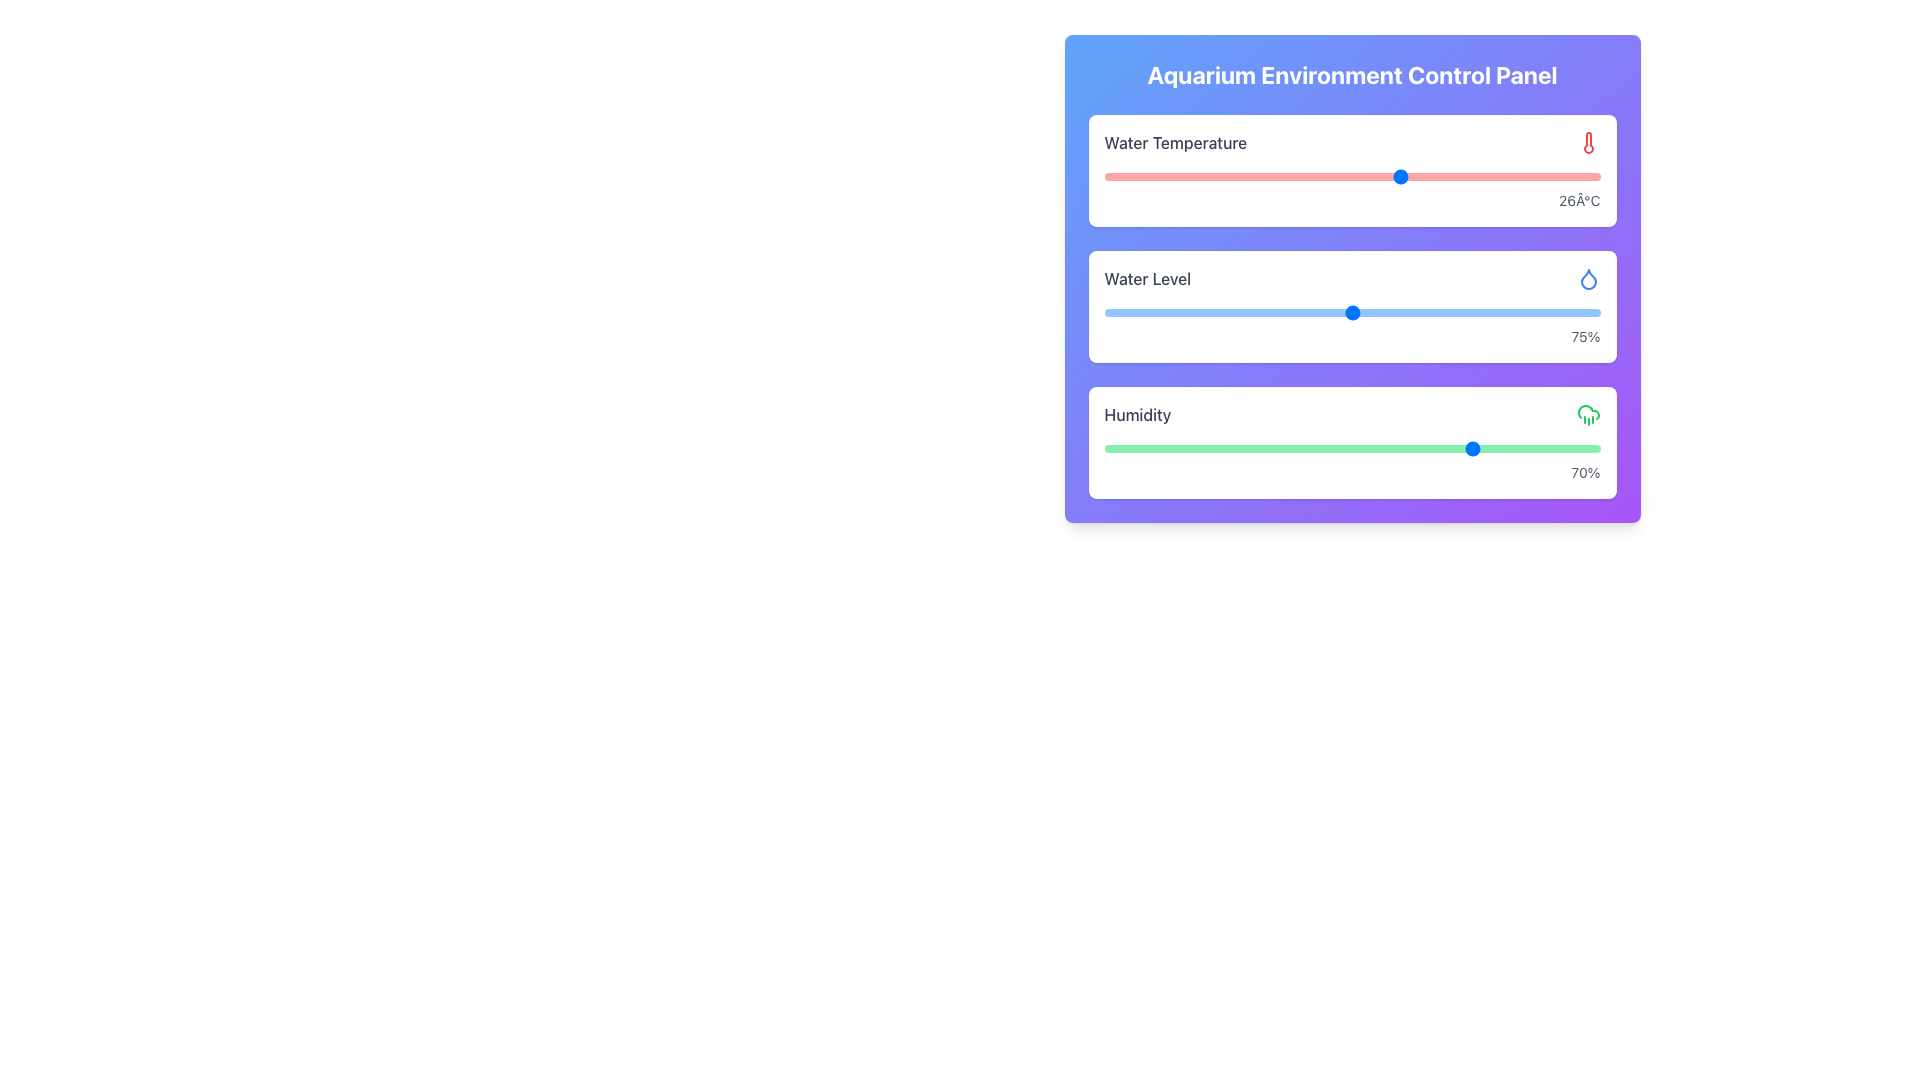  I want to click on humidity, so click(1166, 447).